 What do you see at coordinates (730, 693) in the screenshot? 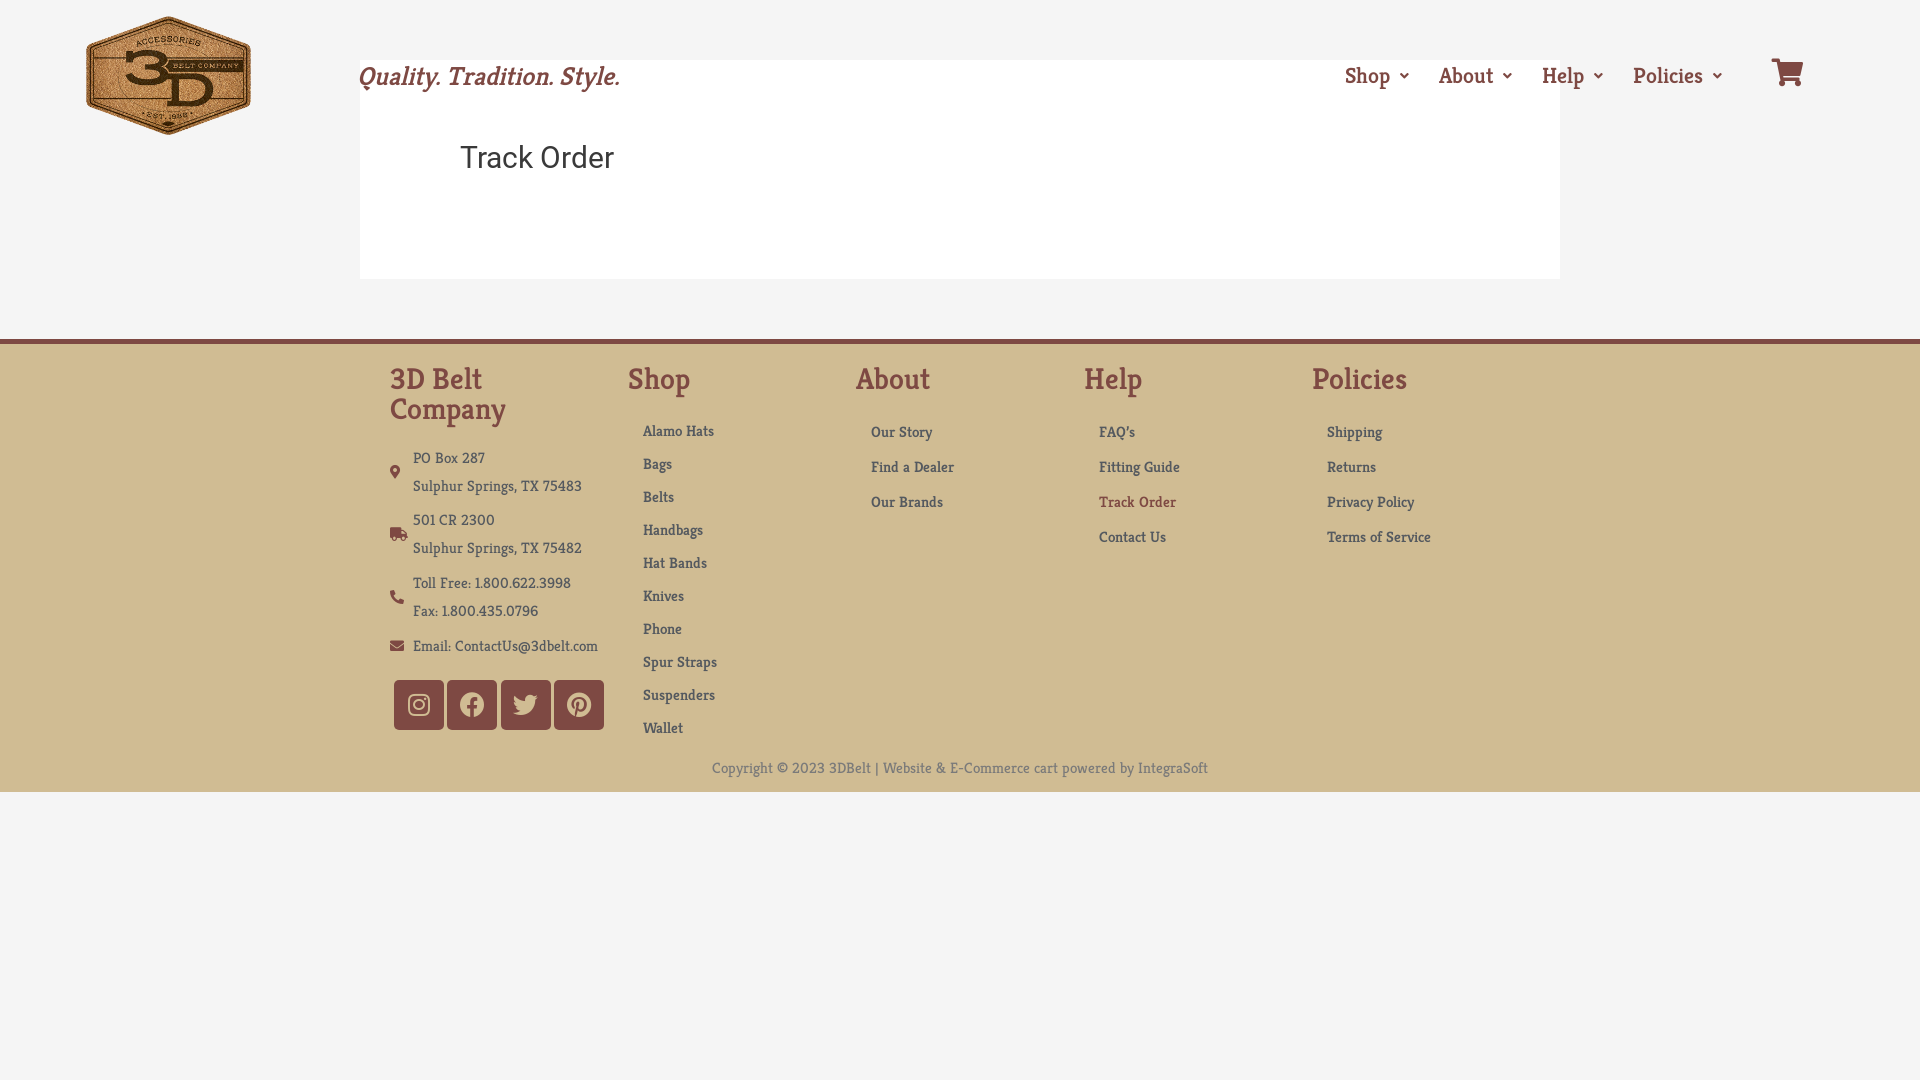
I see `'Suspenders'` at bounding box center [730, 693].